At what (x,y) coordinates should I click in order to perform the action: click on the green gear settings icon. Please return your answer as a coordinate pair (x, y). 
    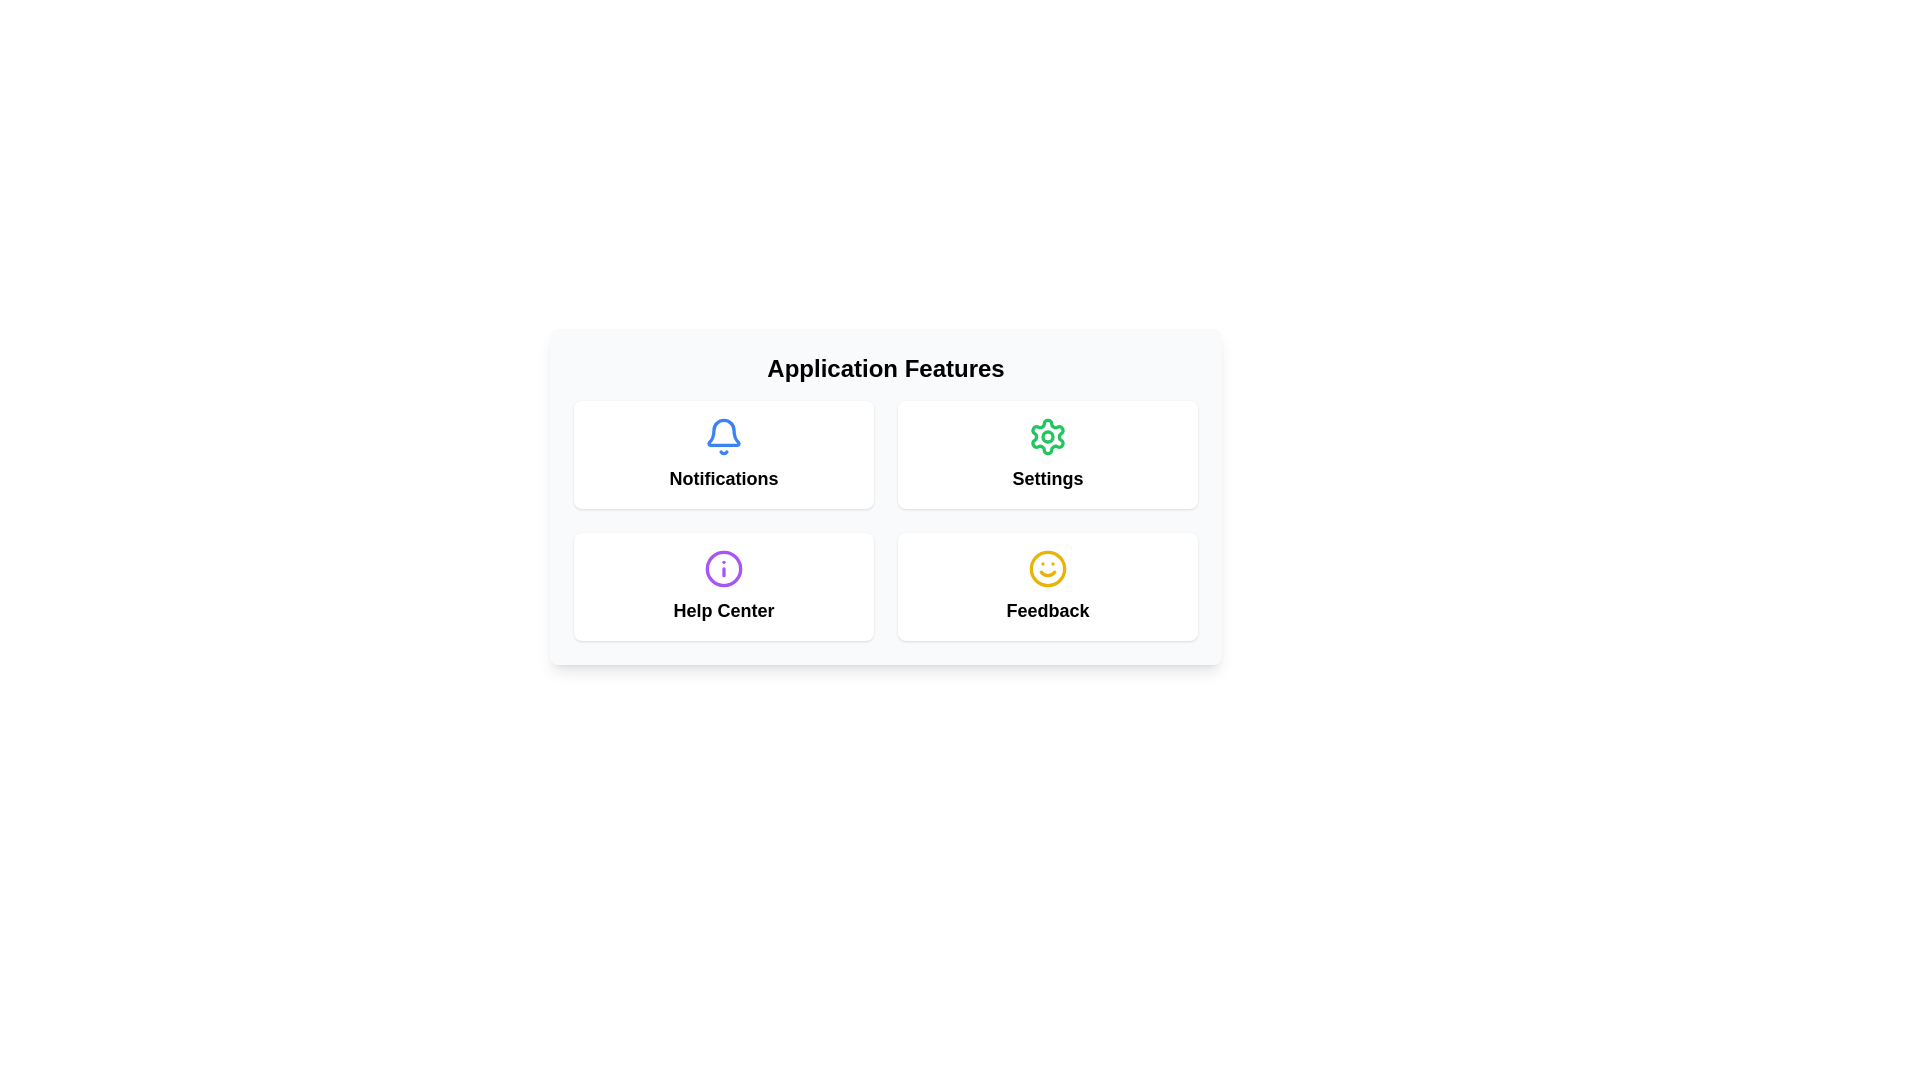
    Looking at the image, I should click on (1046, 435).